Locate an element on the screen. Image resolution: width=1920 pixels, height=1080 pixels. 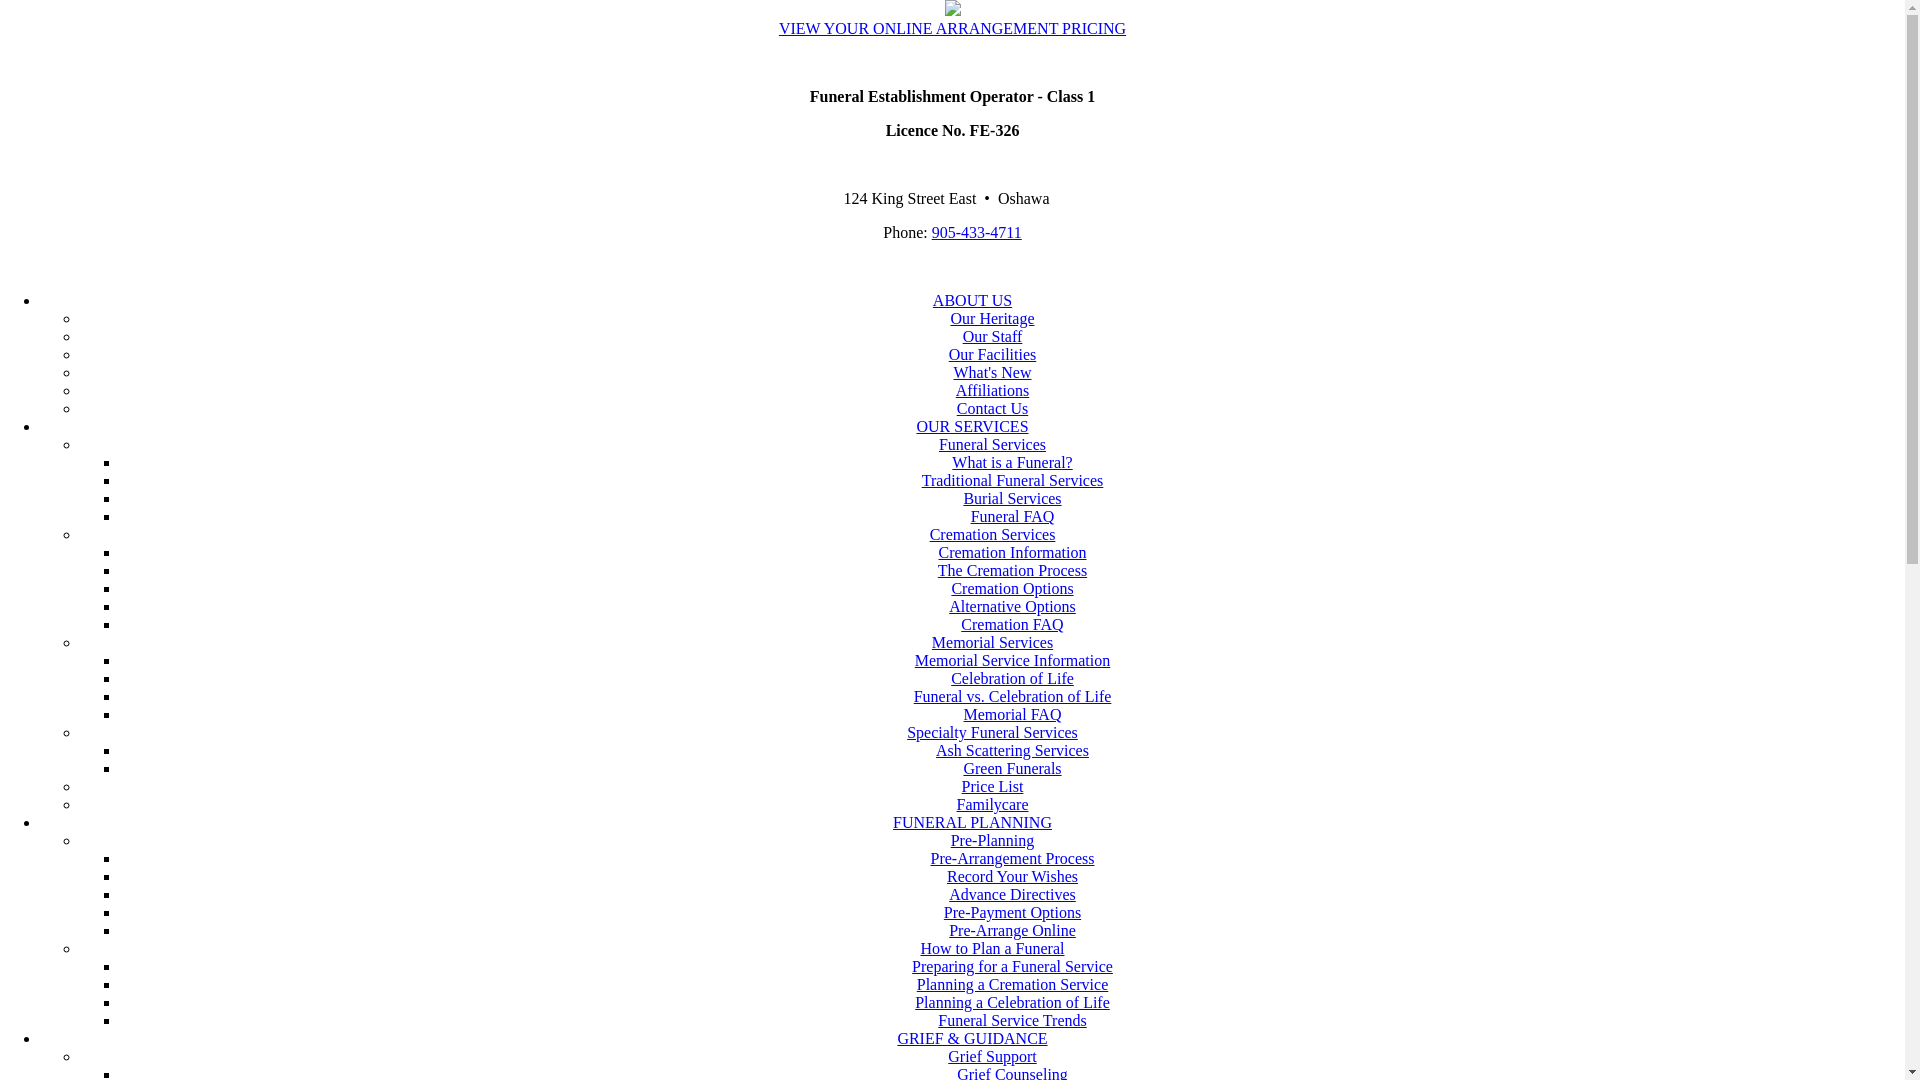
'Advance Directives' is located at coordinates (948, 893).